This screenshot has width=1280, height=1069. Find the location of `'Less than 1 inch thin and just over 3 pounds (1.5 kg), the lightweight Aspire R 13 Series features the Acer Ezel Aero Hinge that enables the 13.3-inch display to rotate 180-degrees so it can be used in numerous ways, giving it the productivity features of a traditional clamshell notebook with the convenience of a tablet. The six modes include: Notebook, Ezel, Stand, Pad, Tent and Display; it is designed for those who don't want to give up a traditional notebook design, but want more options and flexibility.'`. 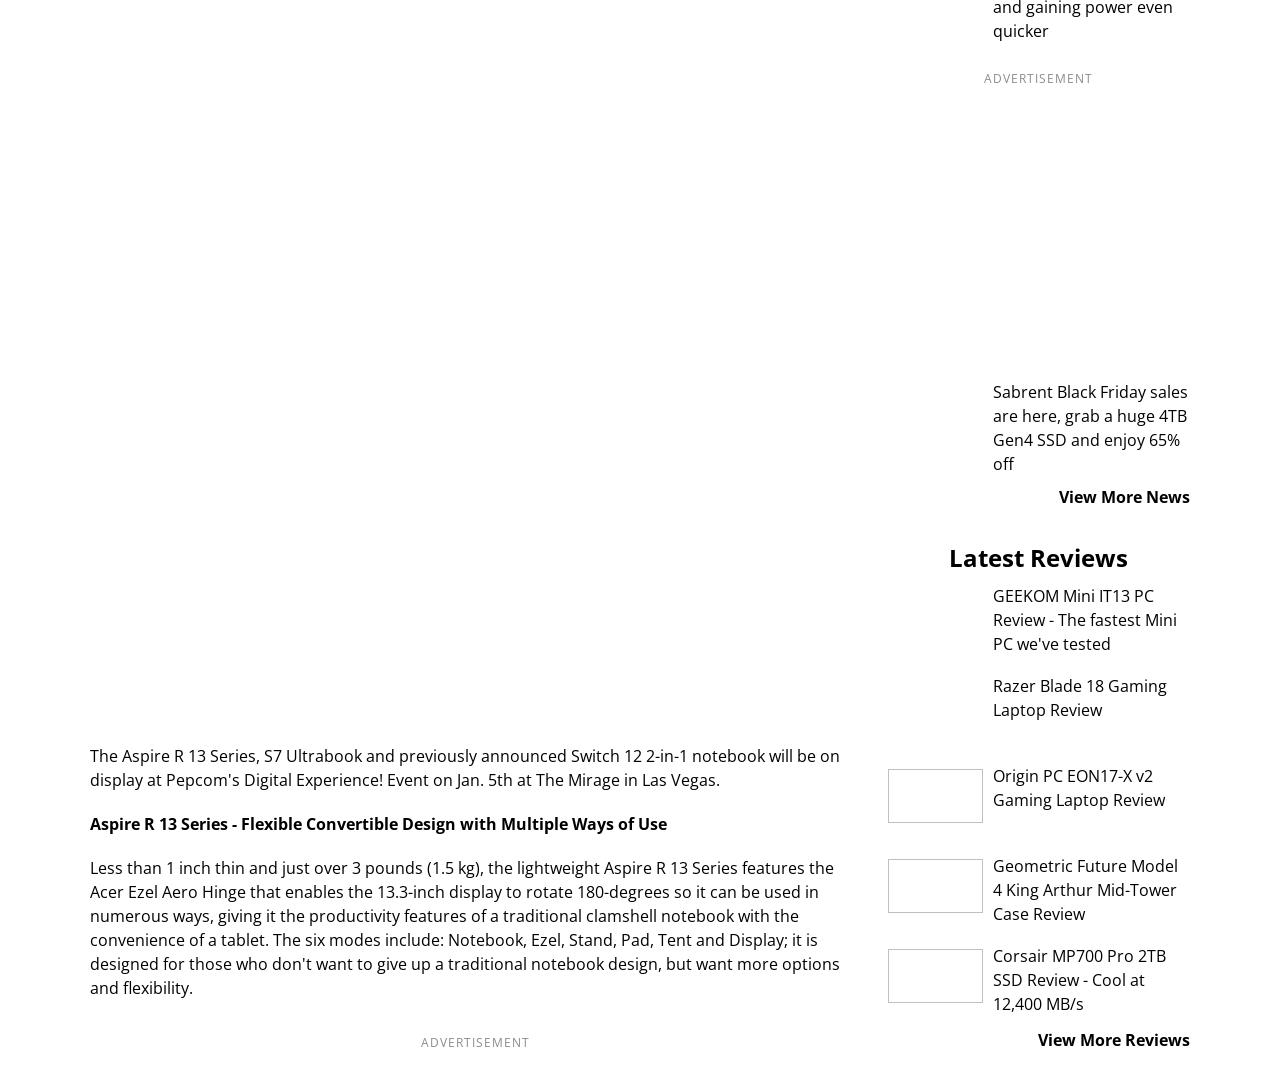

'Less than 1 inch thin and just over 3 pounds (1.5 kg), the lightweight Aspire R 13 Series features the Acer Ezel Aero Hinge that enables the 13.3-inch display to rotate 180-degrees so it can be used in numerous ways, giving it the productivity features of a traditional clamshell notebook with the convenience of a tablet. The six modes include: Notebook, Ezel, Stand, Pad, Tent and Display; it is designed for those who don't want to give up a traditional notebook design, but want more options and flexibility.' is located at coordinates (464, 926).